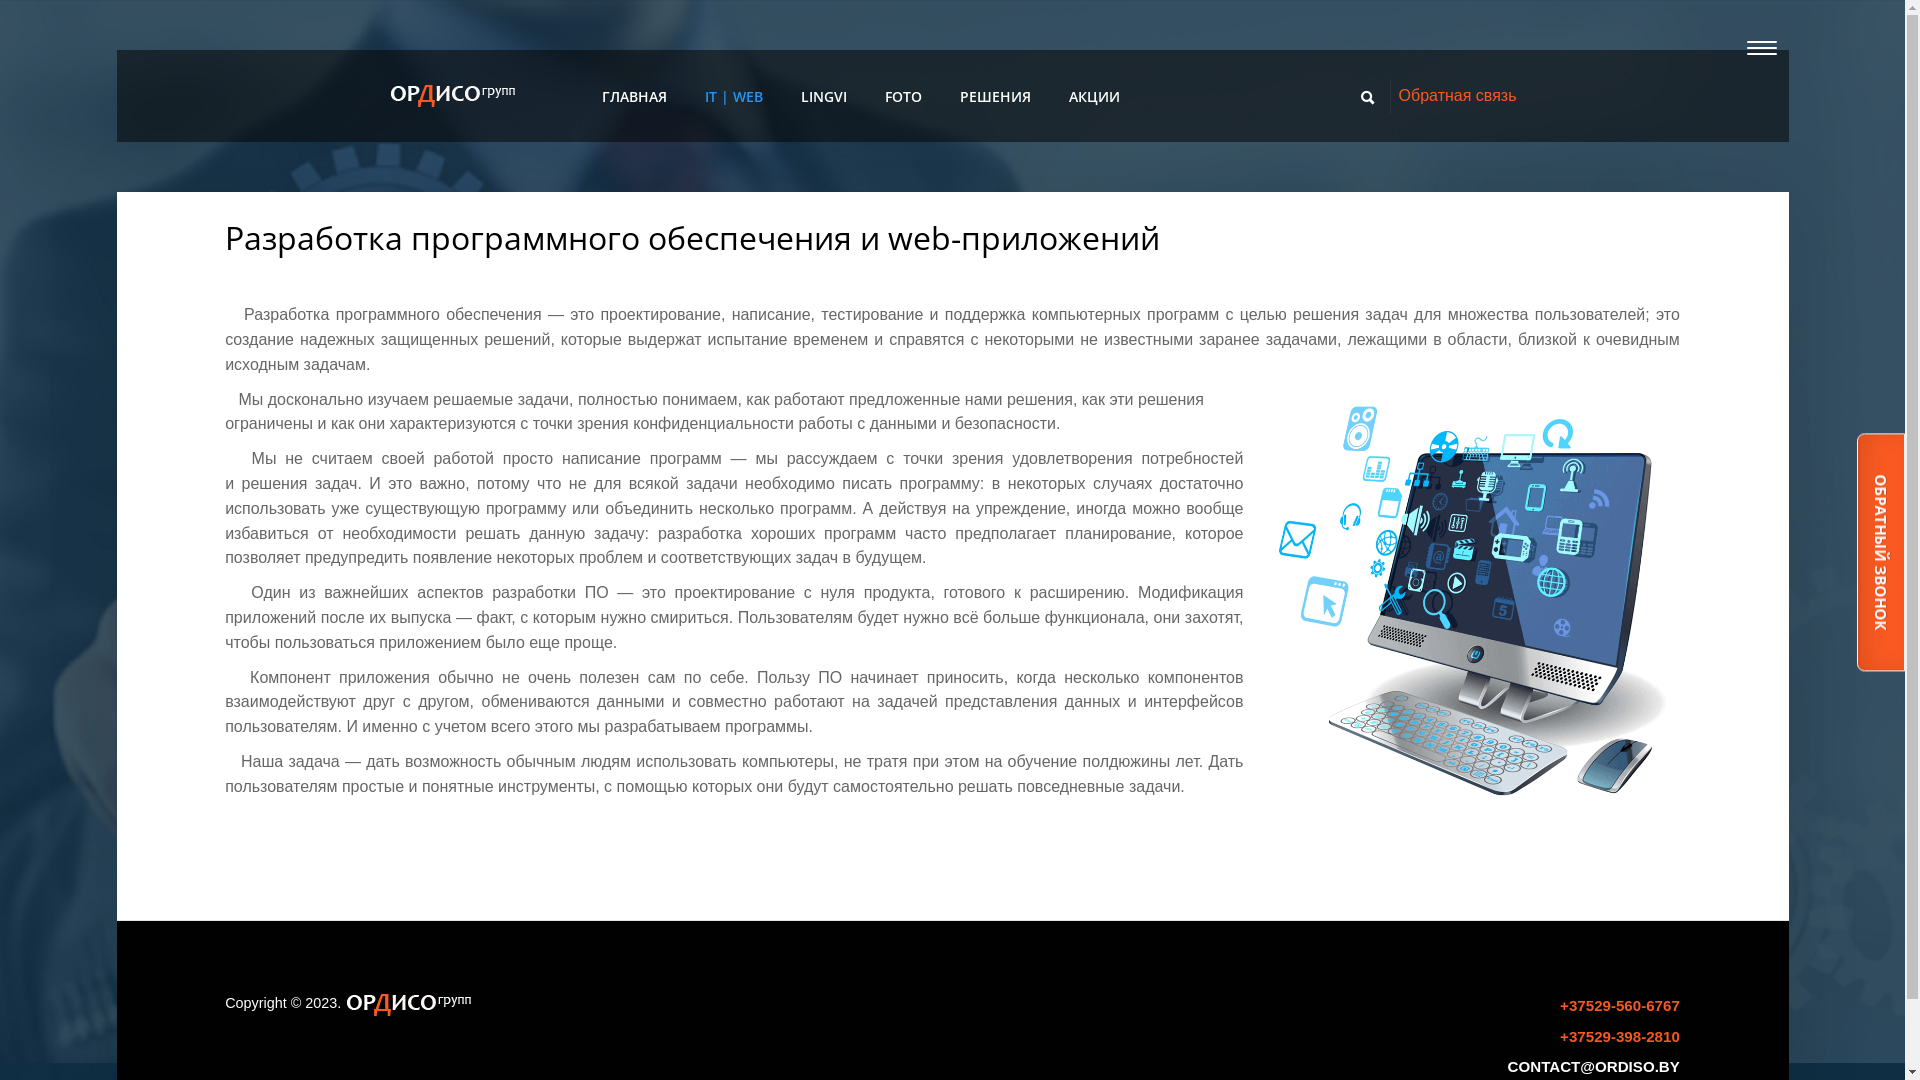 The image size is (1920, 1080). I want to click on 'FOTO', so click(902, 97).